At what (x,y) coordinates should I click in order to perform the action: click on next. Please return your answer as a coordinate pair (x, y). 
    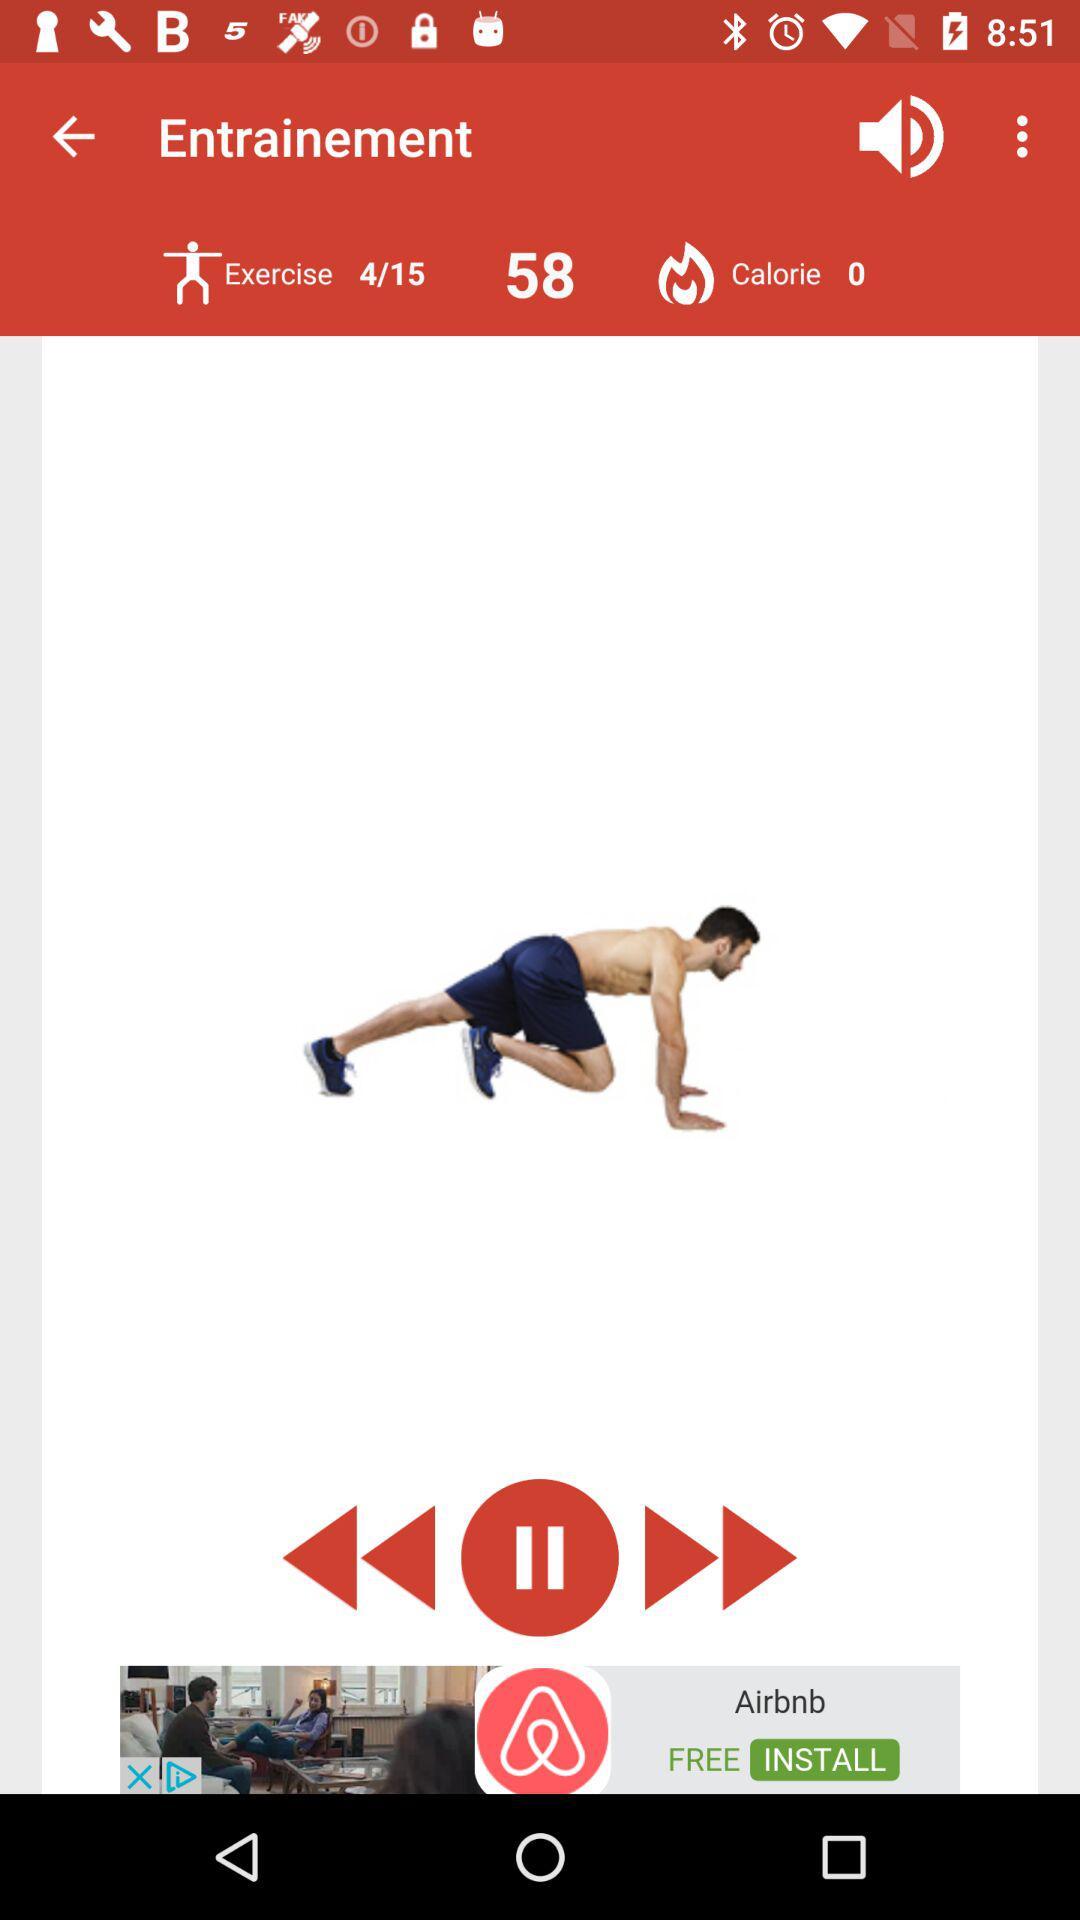
    Looking at the image, I should click on (721, 1556).